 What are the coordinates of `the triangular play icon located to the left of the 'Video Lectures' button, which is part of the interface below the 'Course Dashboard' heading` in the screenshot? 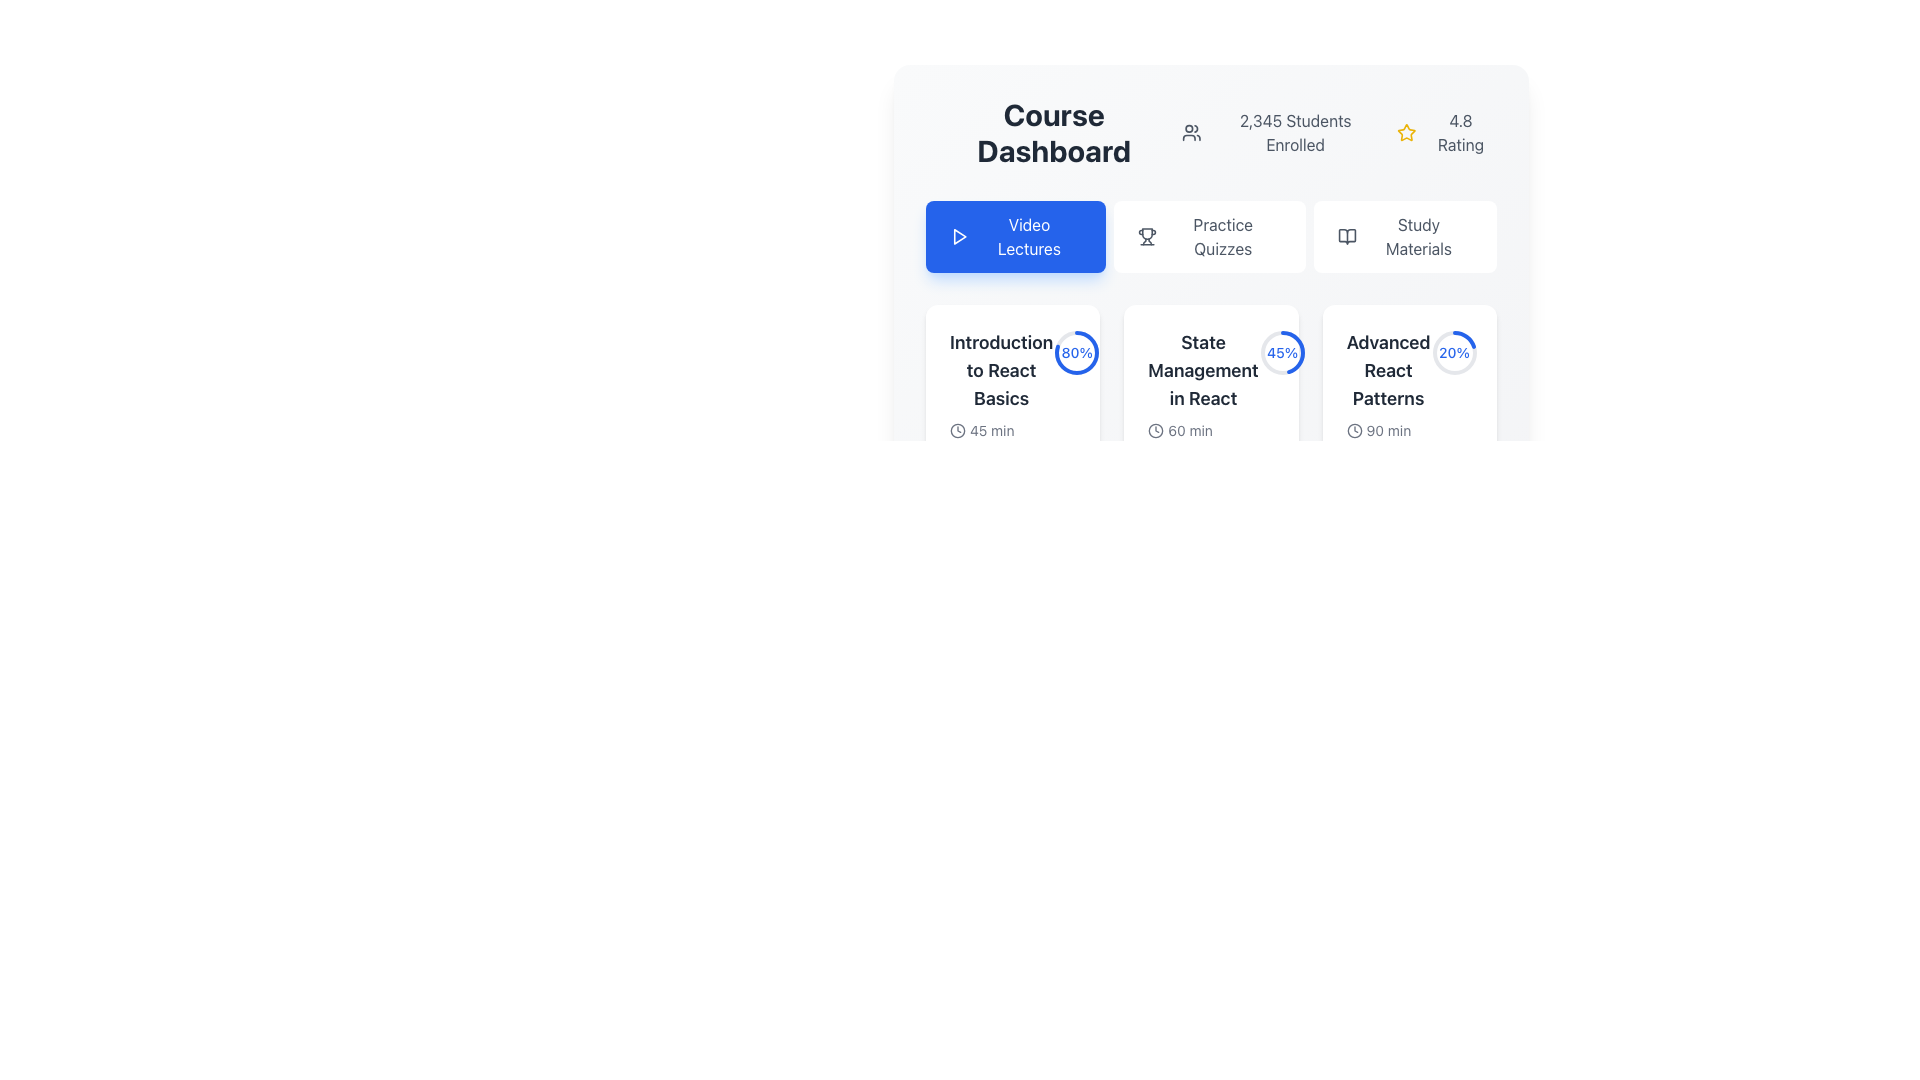 It's located at (960, 235).